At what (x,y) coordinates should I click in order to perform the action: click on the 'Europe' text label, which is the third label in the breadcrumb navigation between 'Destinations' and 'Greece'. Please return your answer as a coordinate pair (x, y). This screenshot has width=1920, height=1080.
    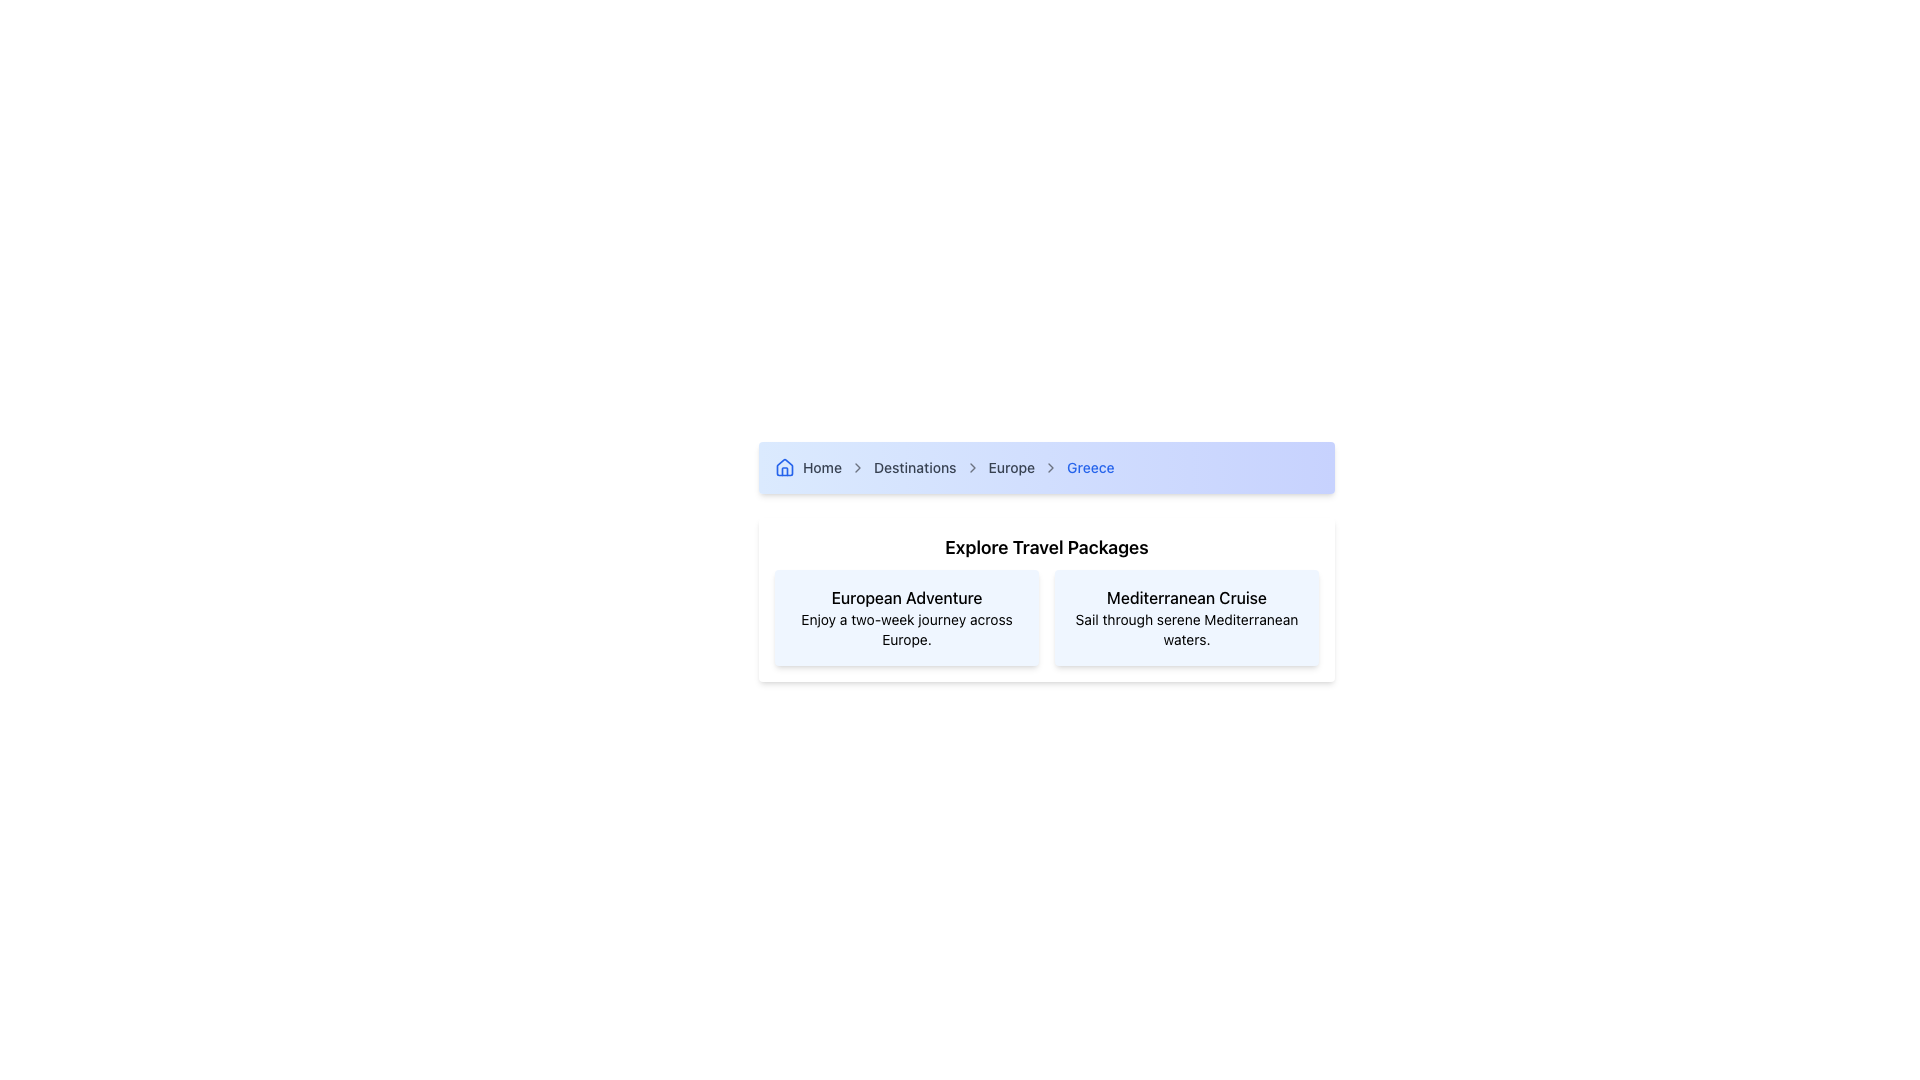
    Looking at the image, I should click on (1011, 467).